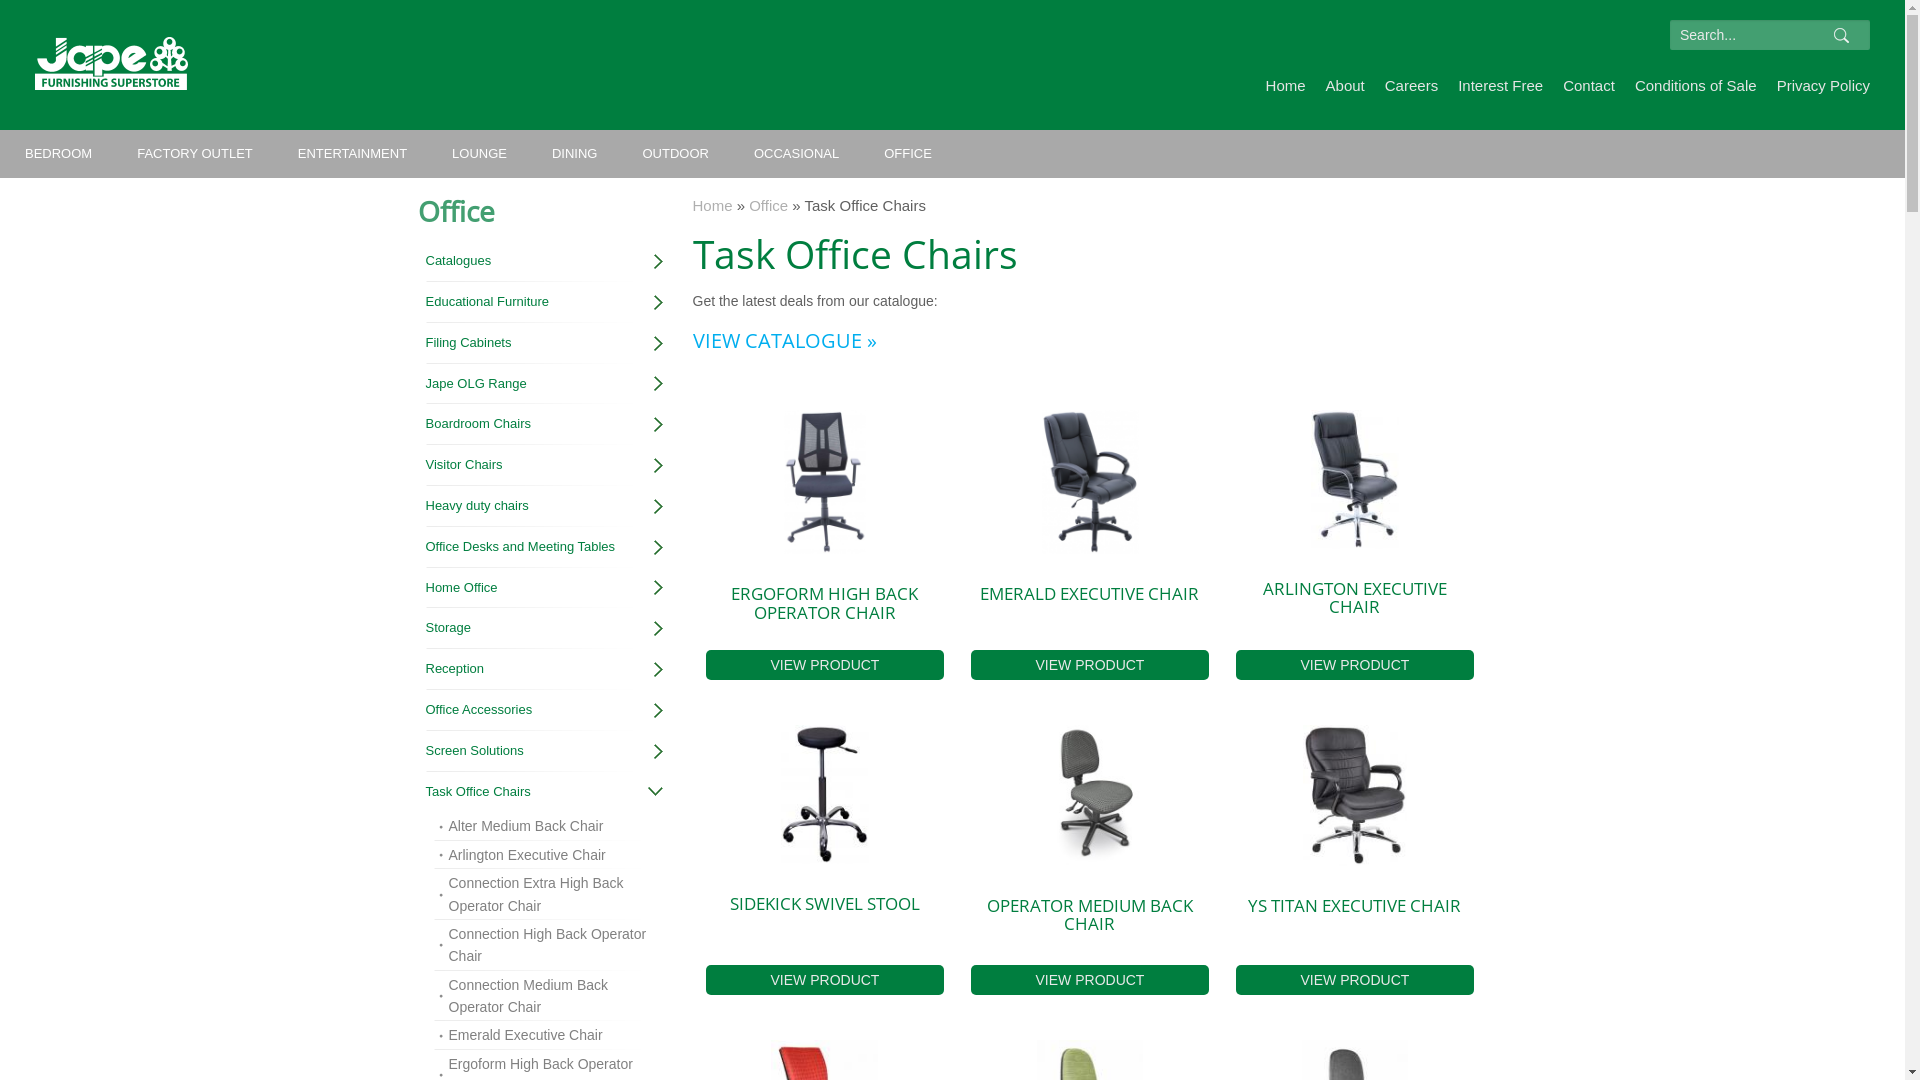 This screenshot has height=1080, width=1920. I want to click on 'Careers', so click(1410, 84).